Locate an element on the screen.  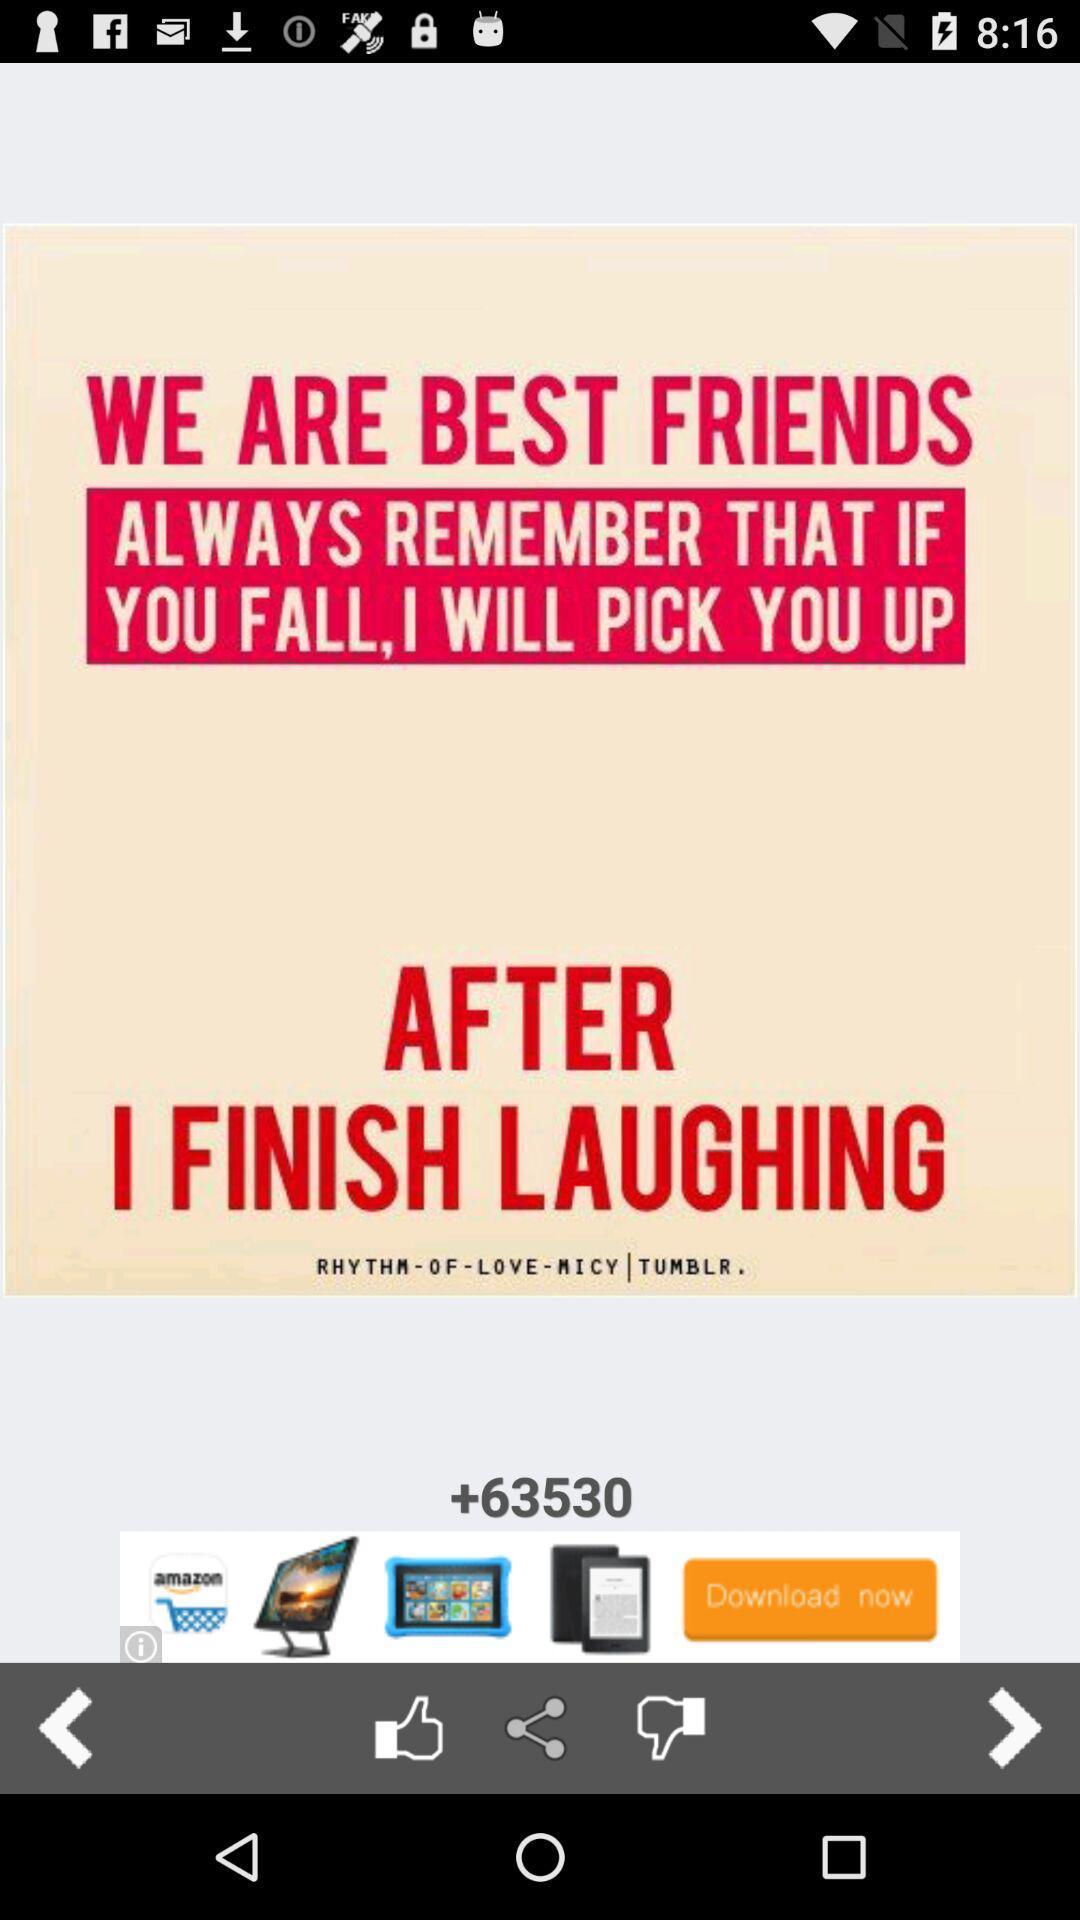
next page is located at coordinates (1014, 1727).